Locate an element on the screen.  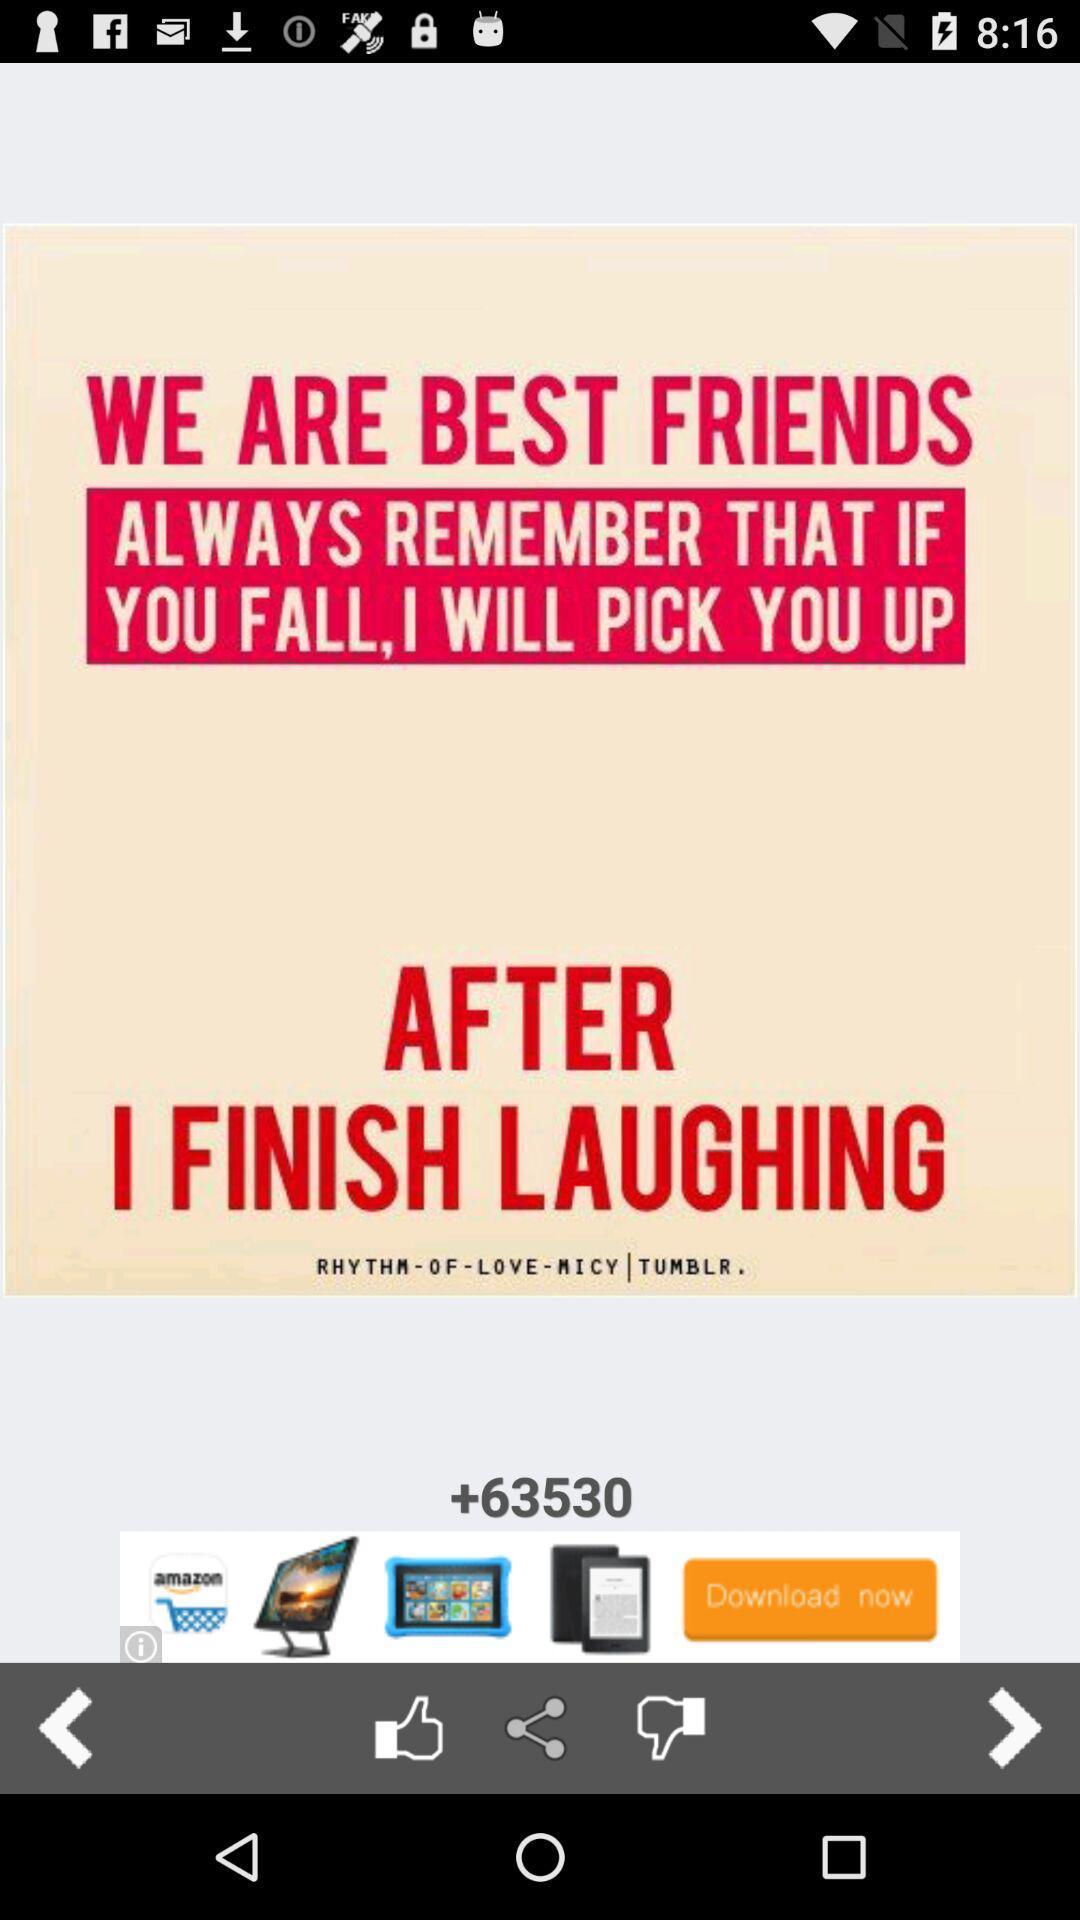
next page is located at coordinates (1014, 1727).